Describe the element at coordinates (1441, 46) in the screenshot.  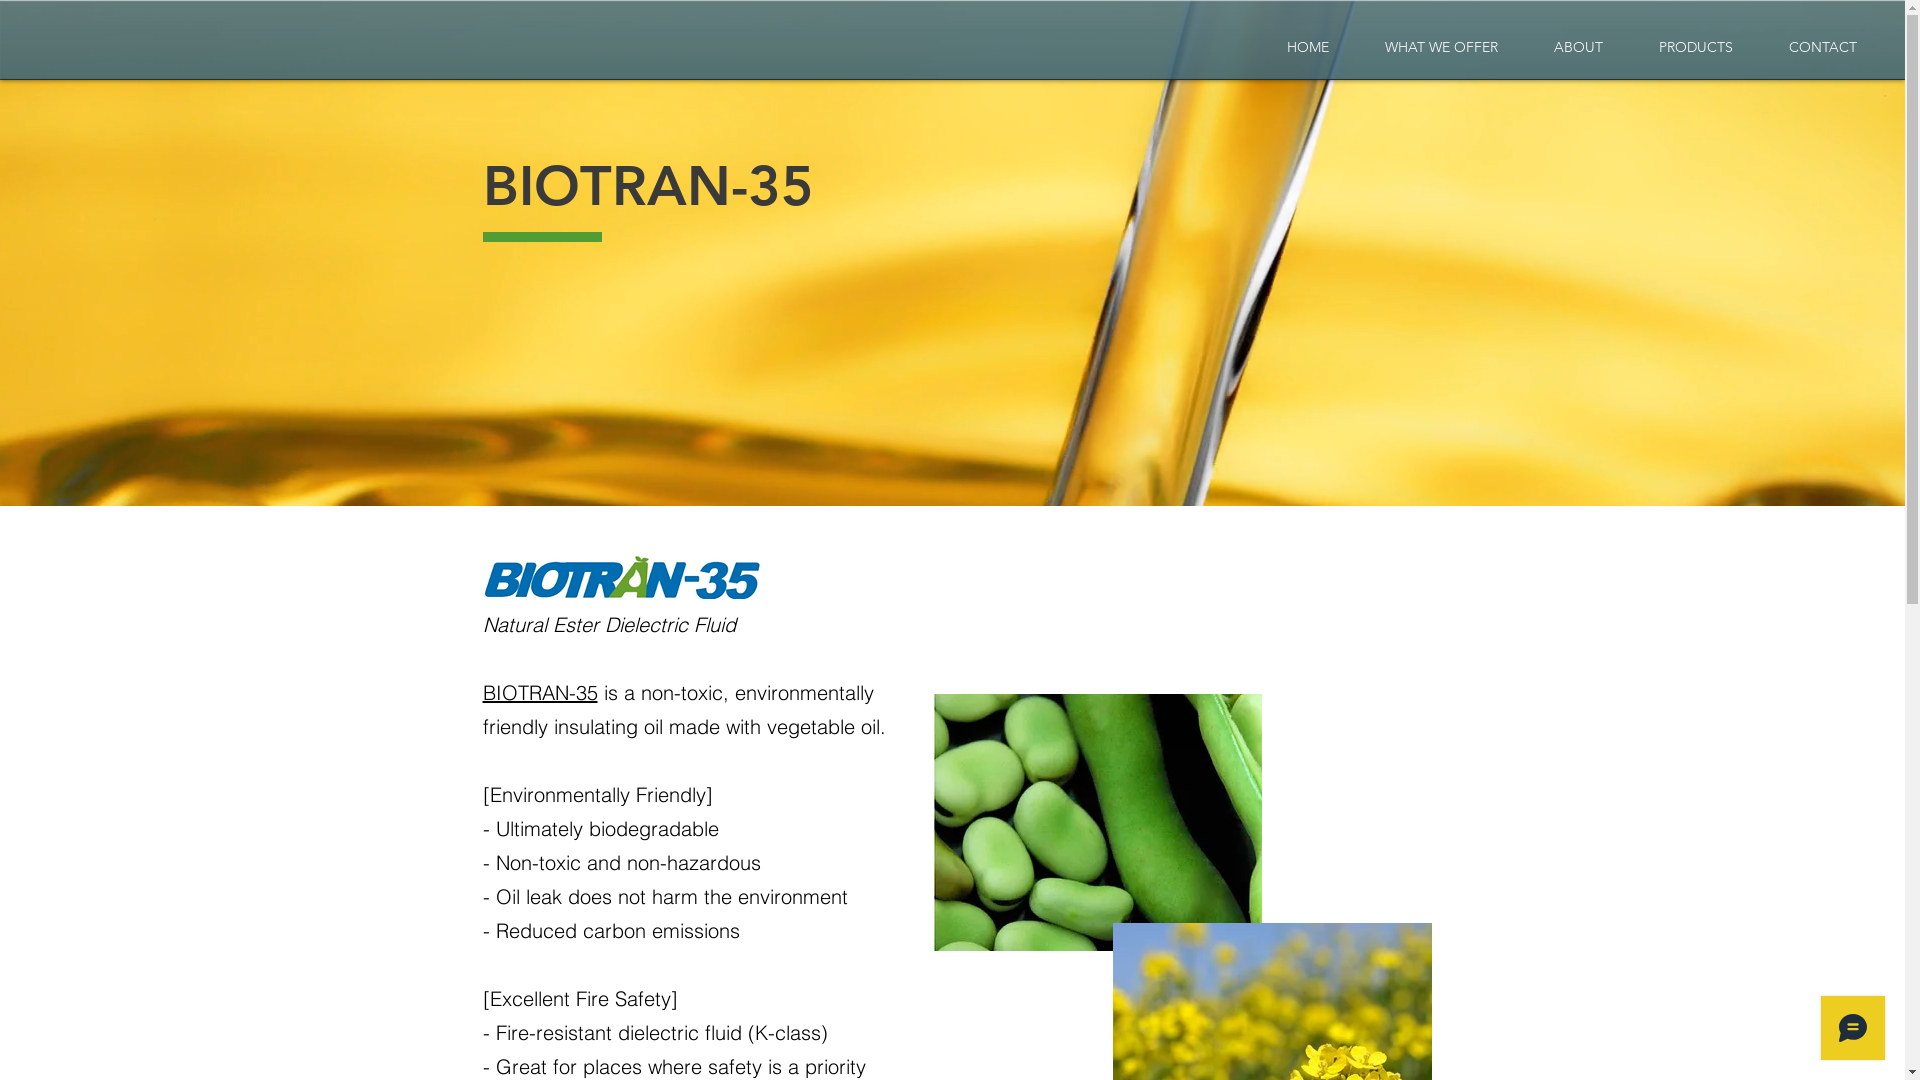
I see `'WHAT WE OFFER'` at that location.